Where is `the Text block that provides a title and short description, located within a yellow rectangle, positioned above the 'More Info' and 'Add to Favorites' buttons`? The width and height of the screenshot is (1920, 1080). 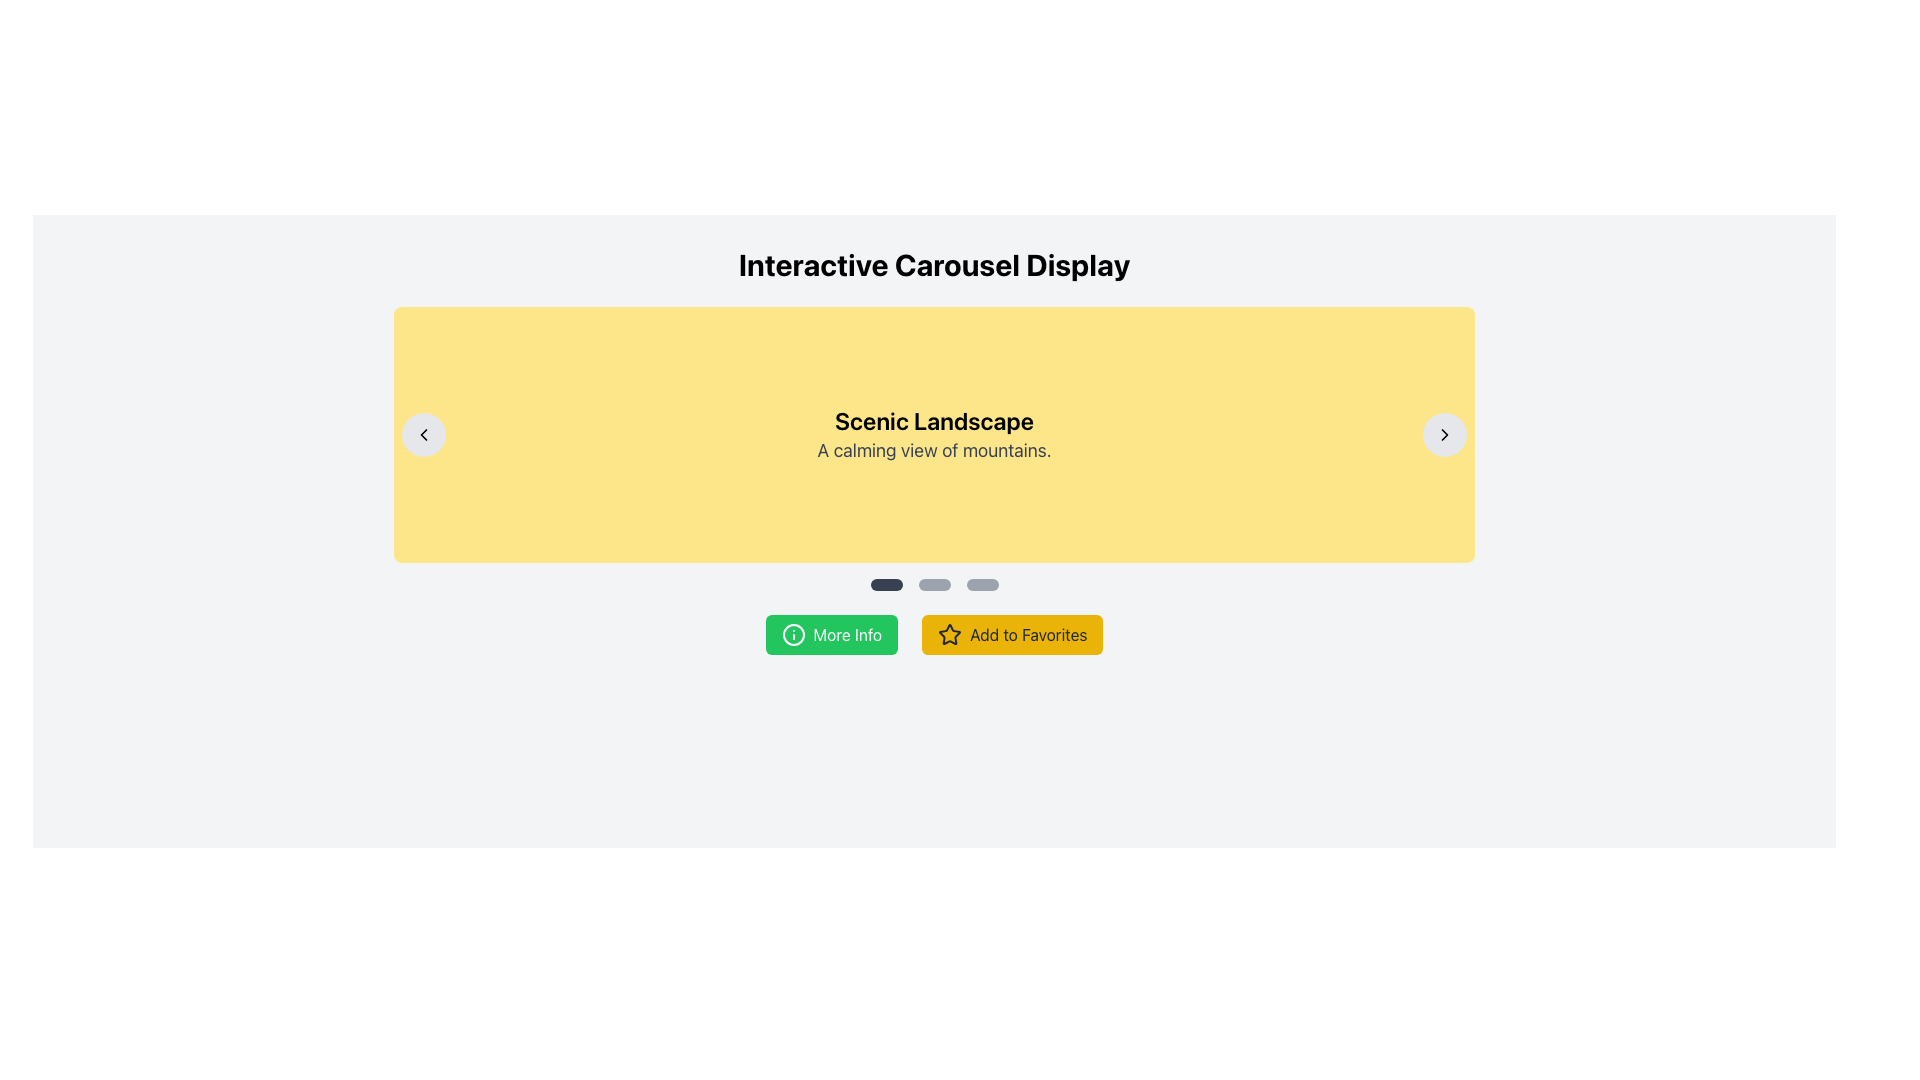 the Text block that provides a title and short description, located within a yellow rectangle, positioned above the 'More Info' and 'Add to Favorites' buttons is located at coordinates (933, 434).